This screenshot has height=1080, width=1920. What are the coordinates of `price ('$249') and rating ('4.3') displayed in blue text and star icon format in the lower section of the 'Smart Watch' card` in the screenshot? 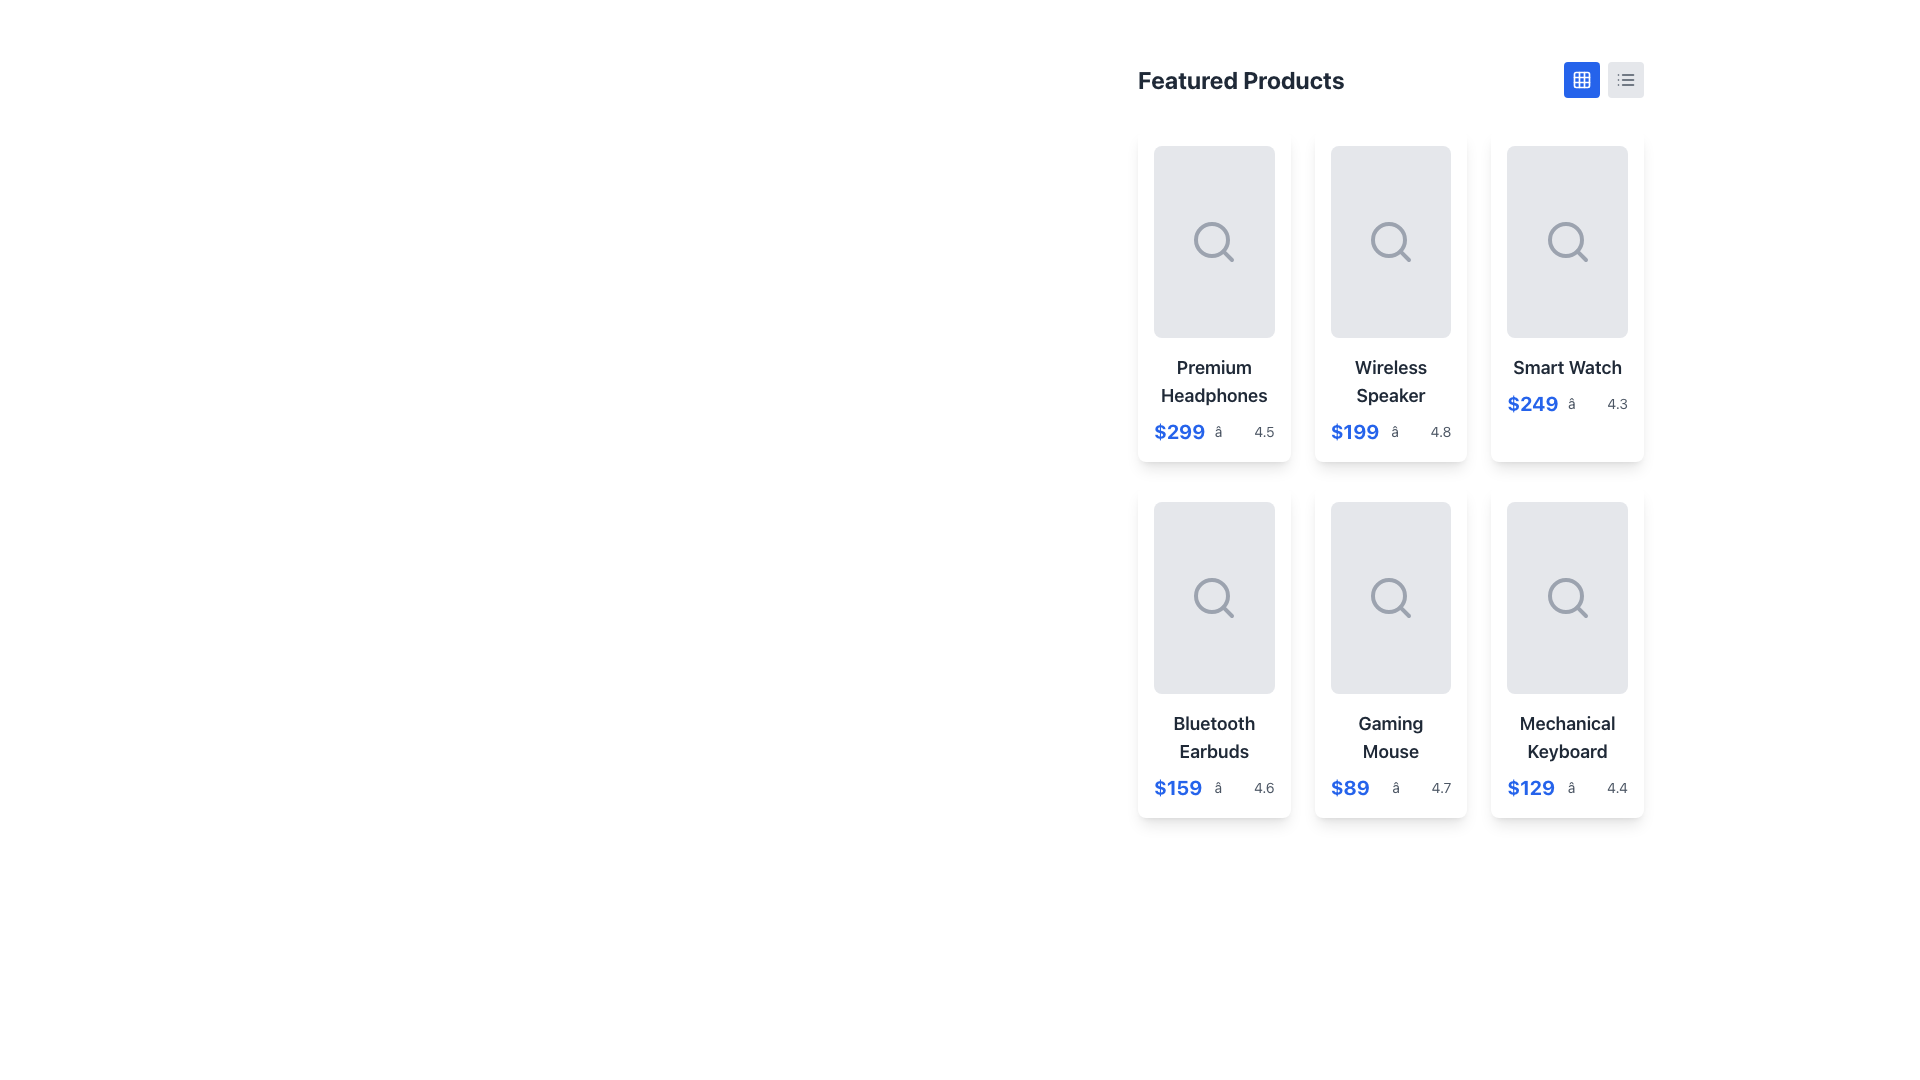 It's located at (1566, 404).